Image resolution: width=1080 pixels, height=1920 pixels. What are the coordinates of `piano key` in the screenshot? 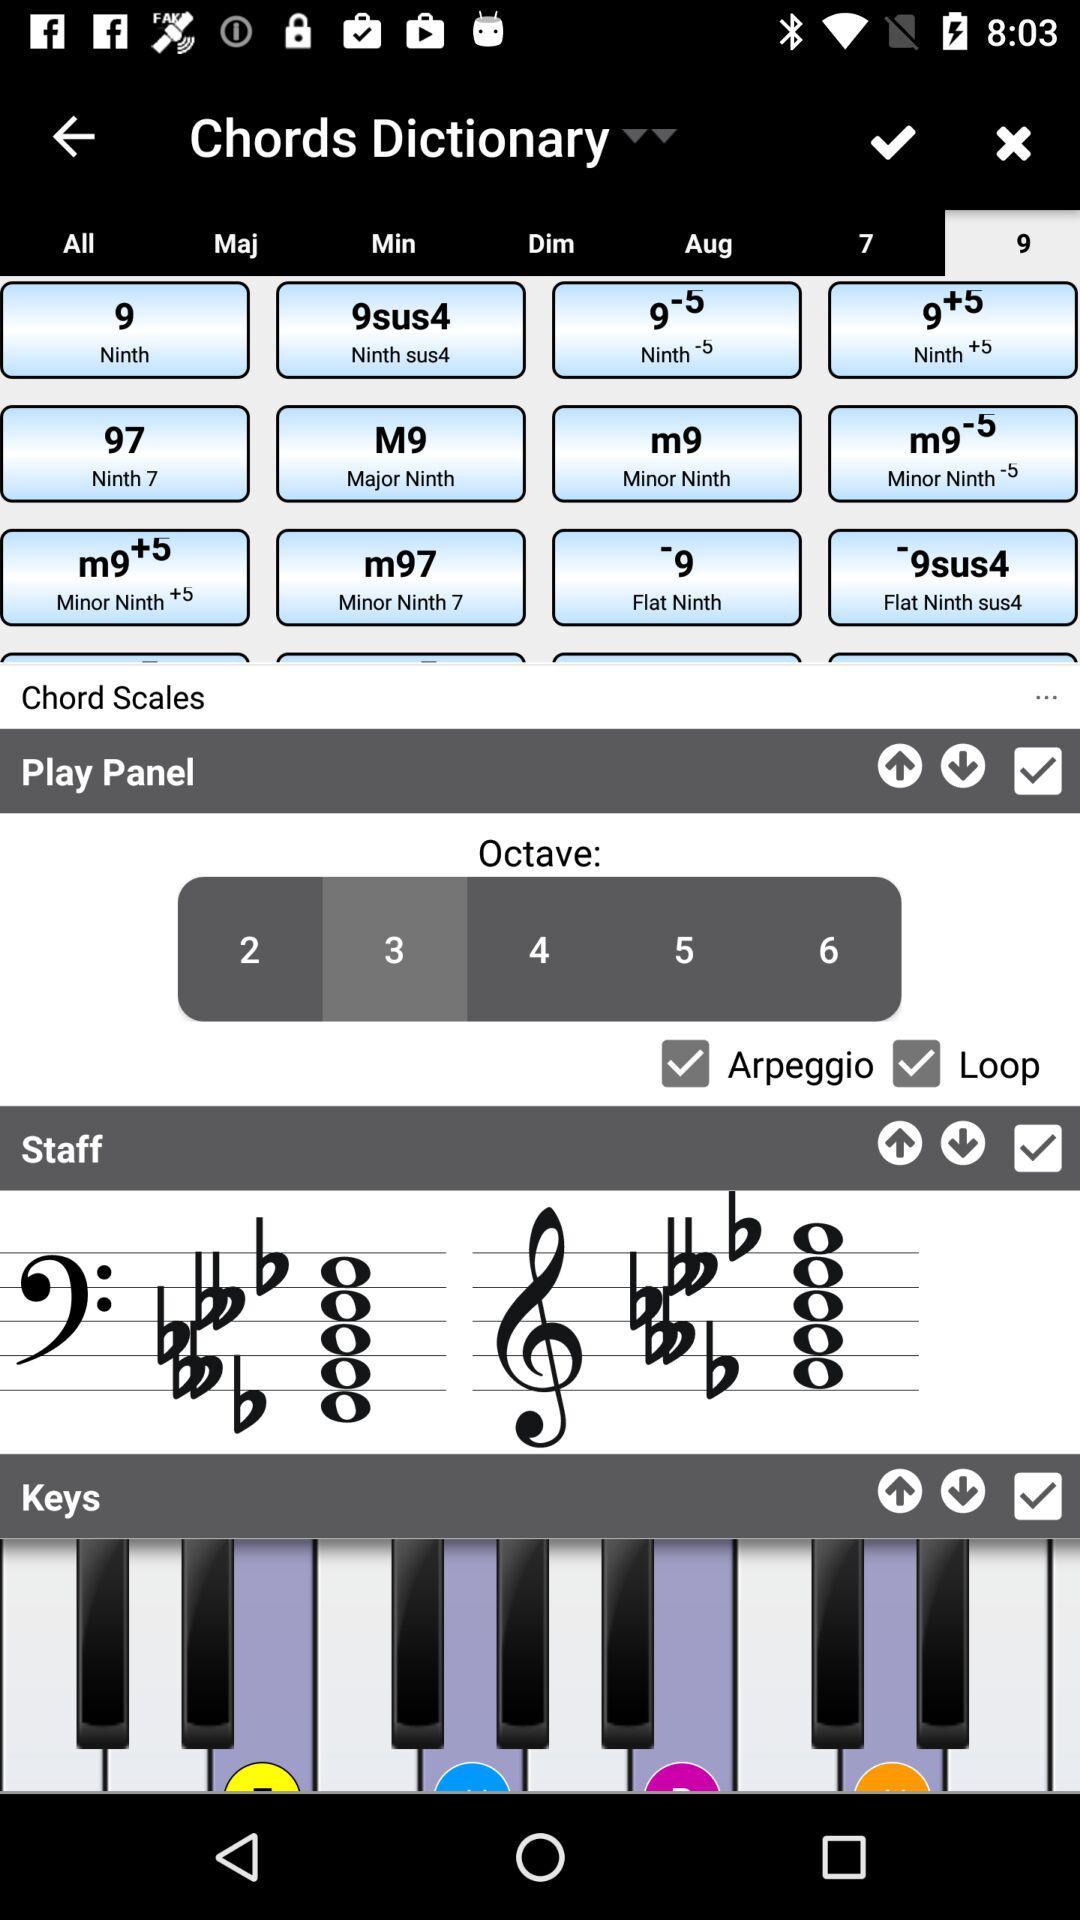 It's located at (681, 1665).